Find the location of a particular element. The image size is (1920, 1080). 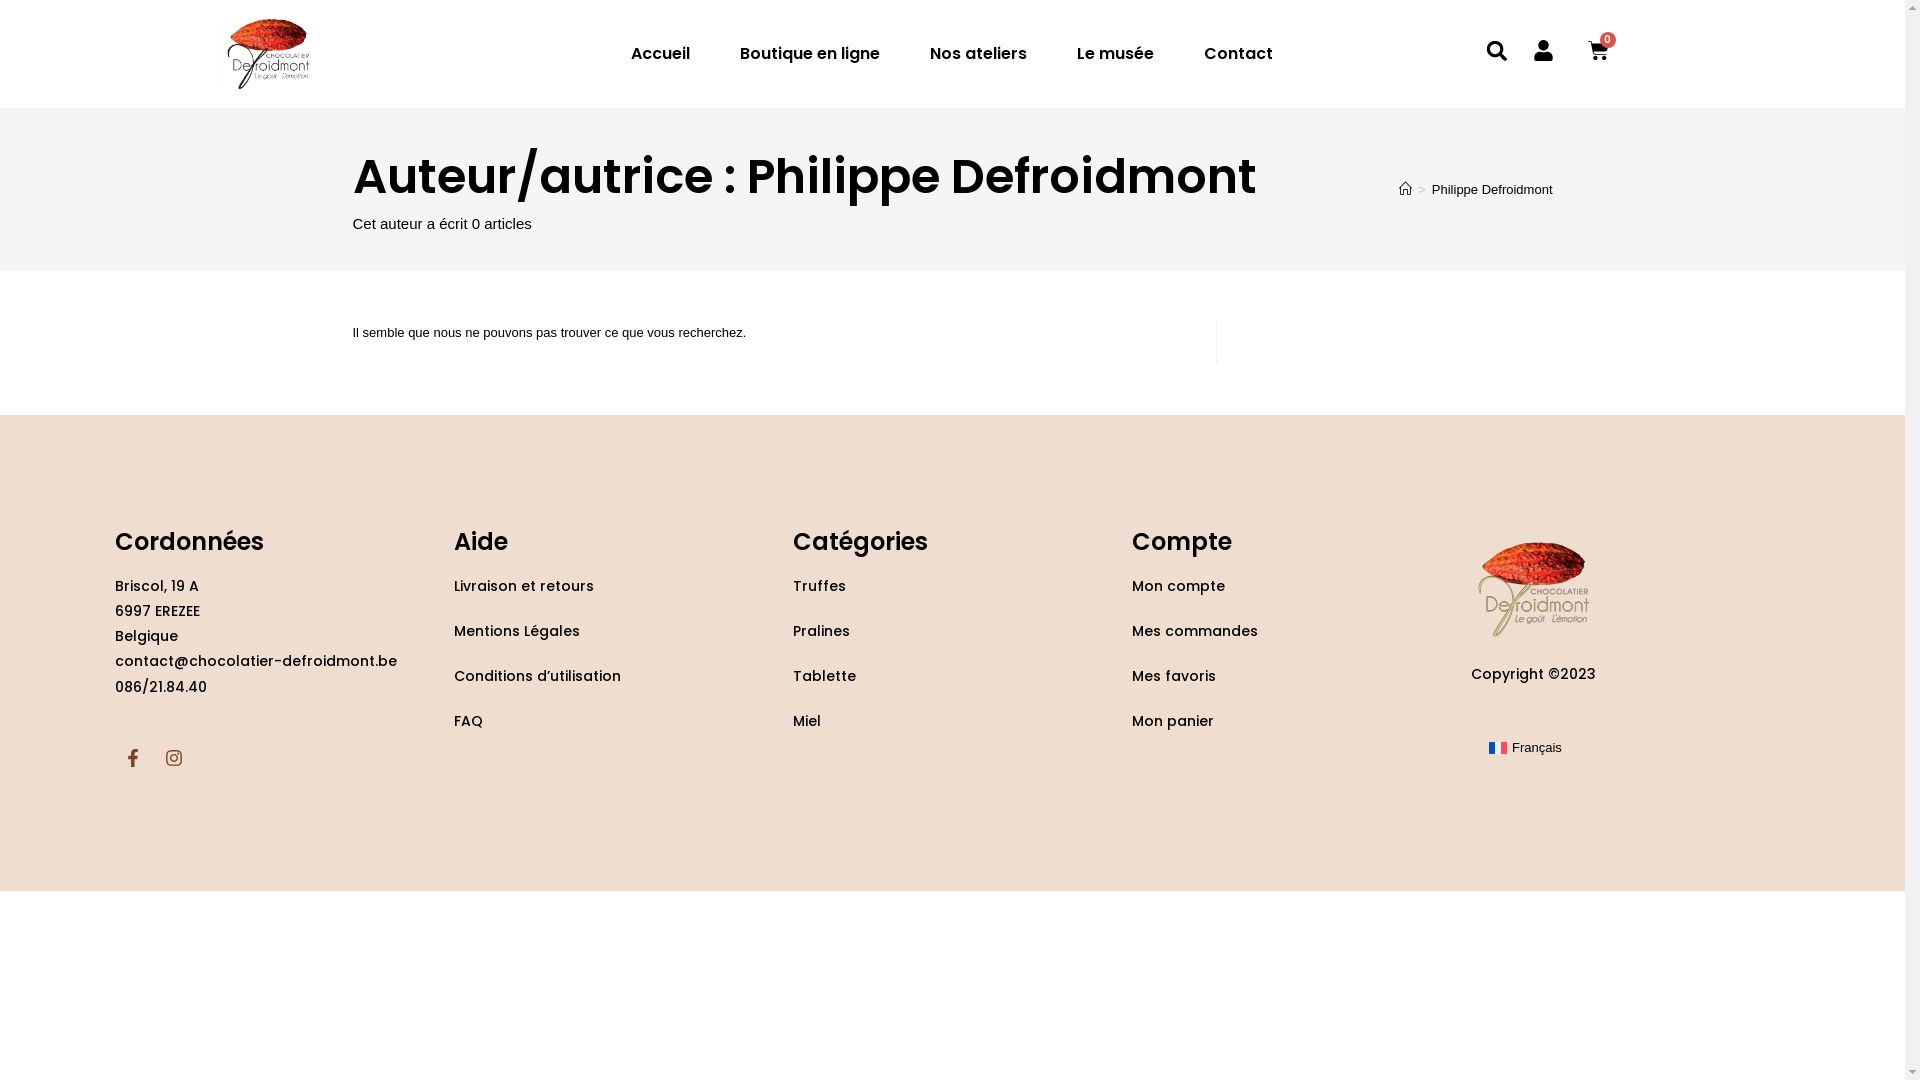

'0' is located at coordinates (1597, 49).